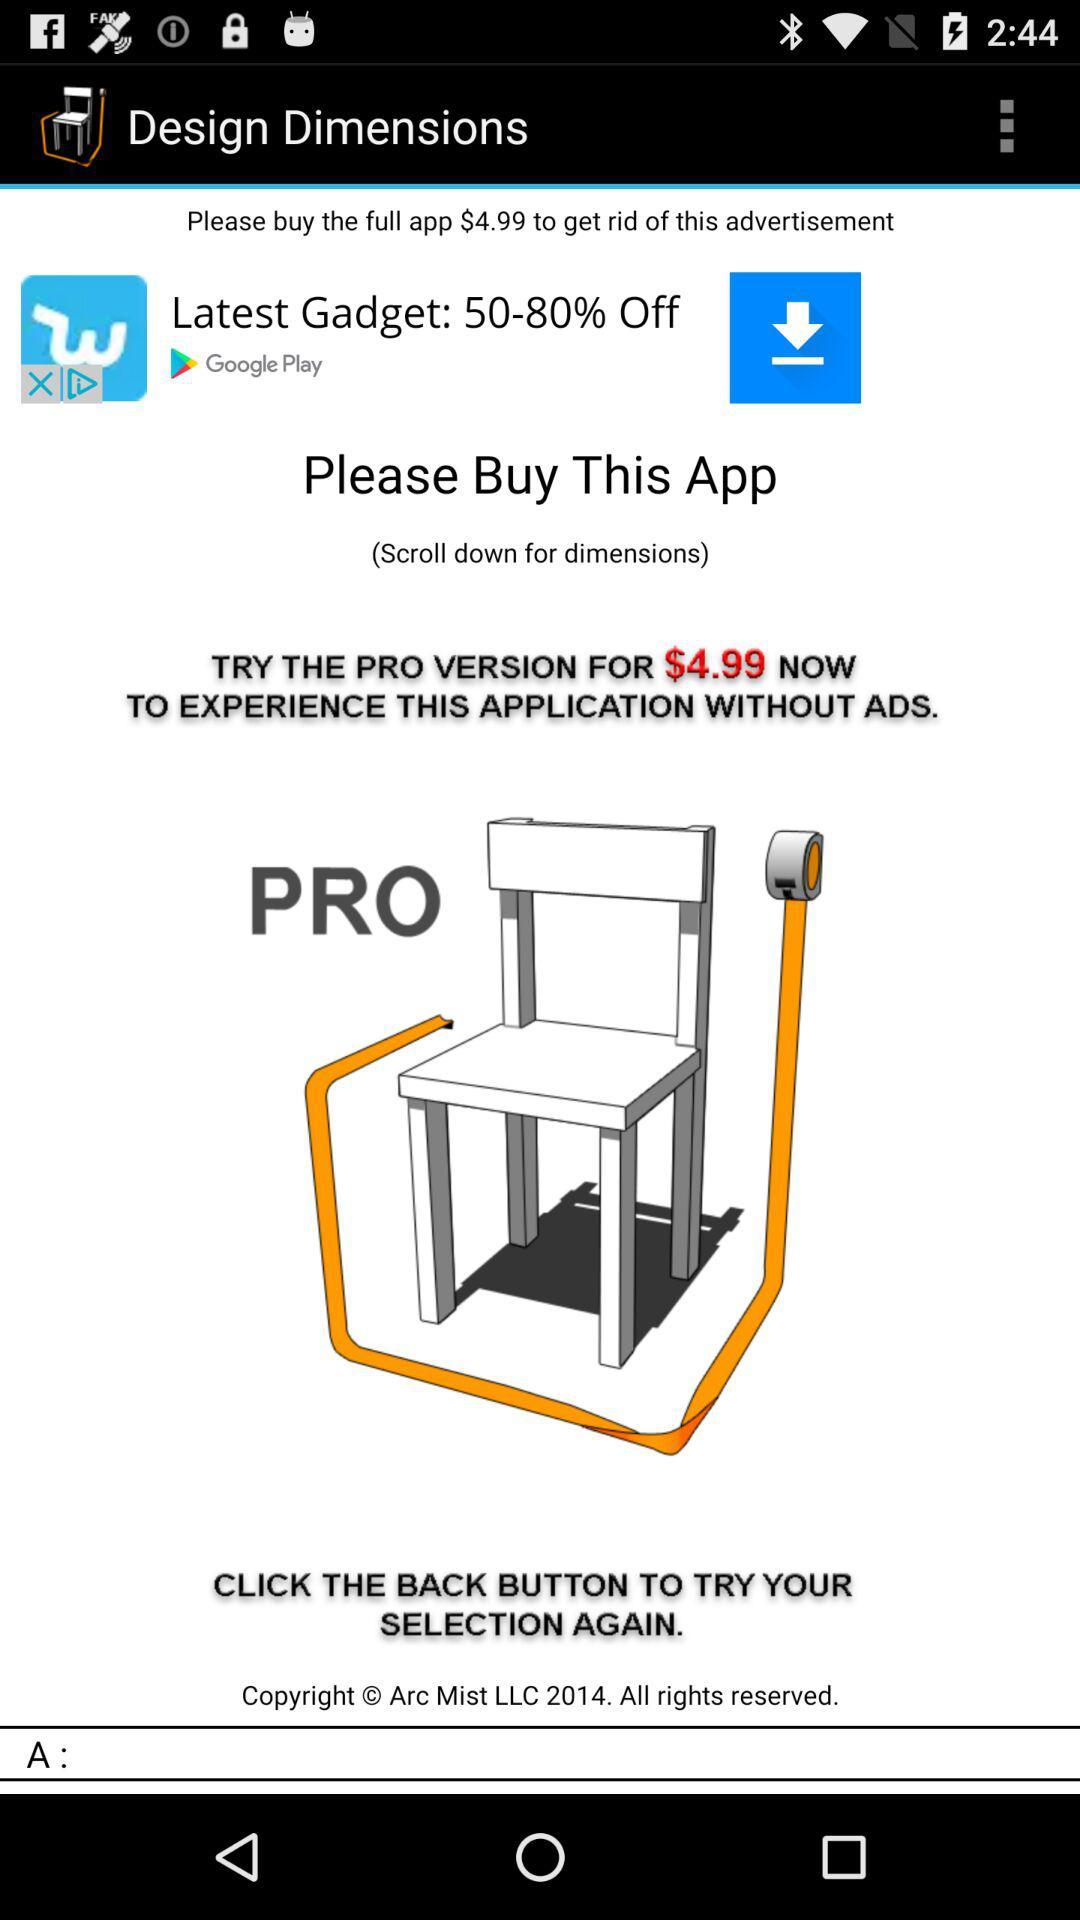 The width and height of the screenshot is (1080, 1920). I want to click on item next to design dimensions icon, so click(1006, 124).